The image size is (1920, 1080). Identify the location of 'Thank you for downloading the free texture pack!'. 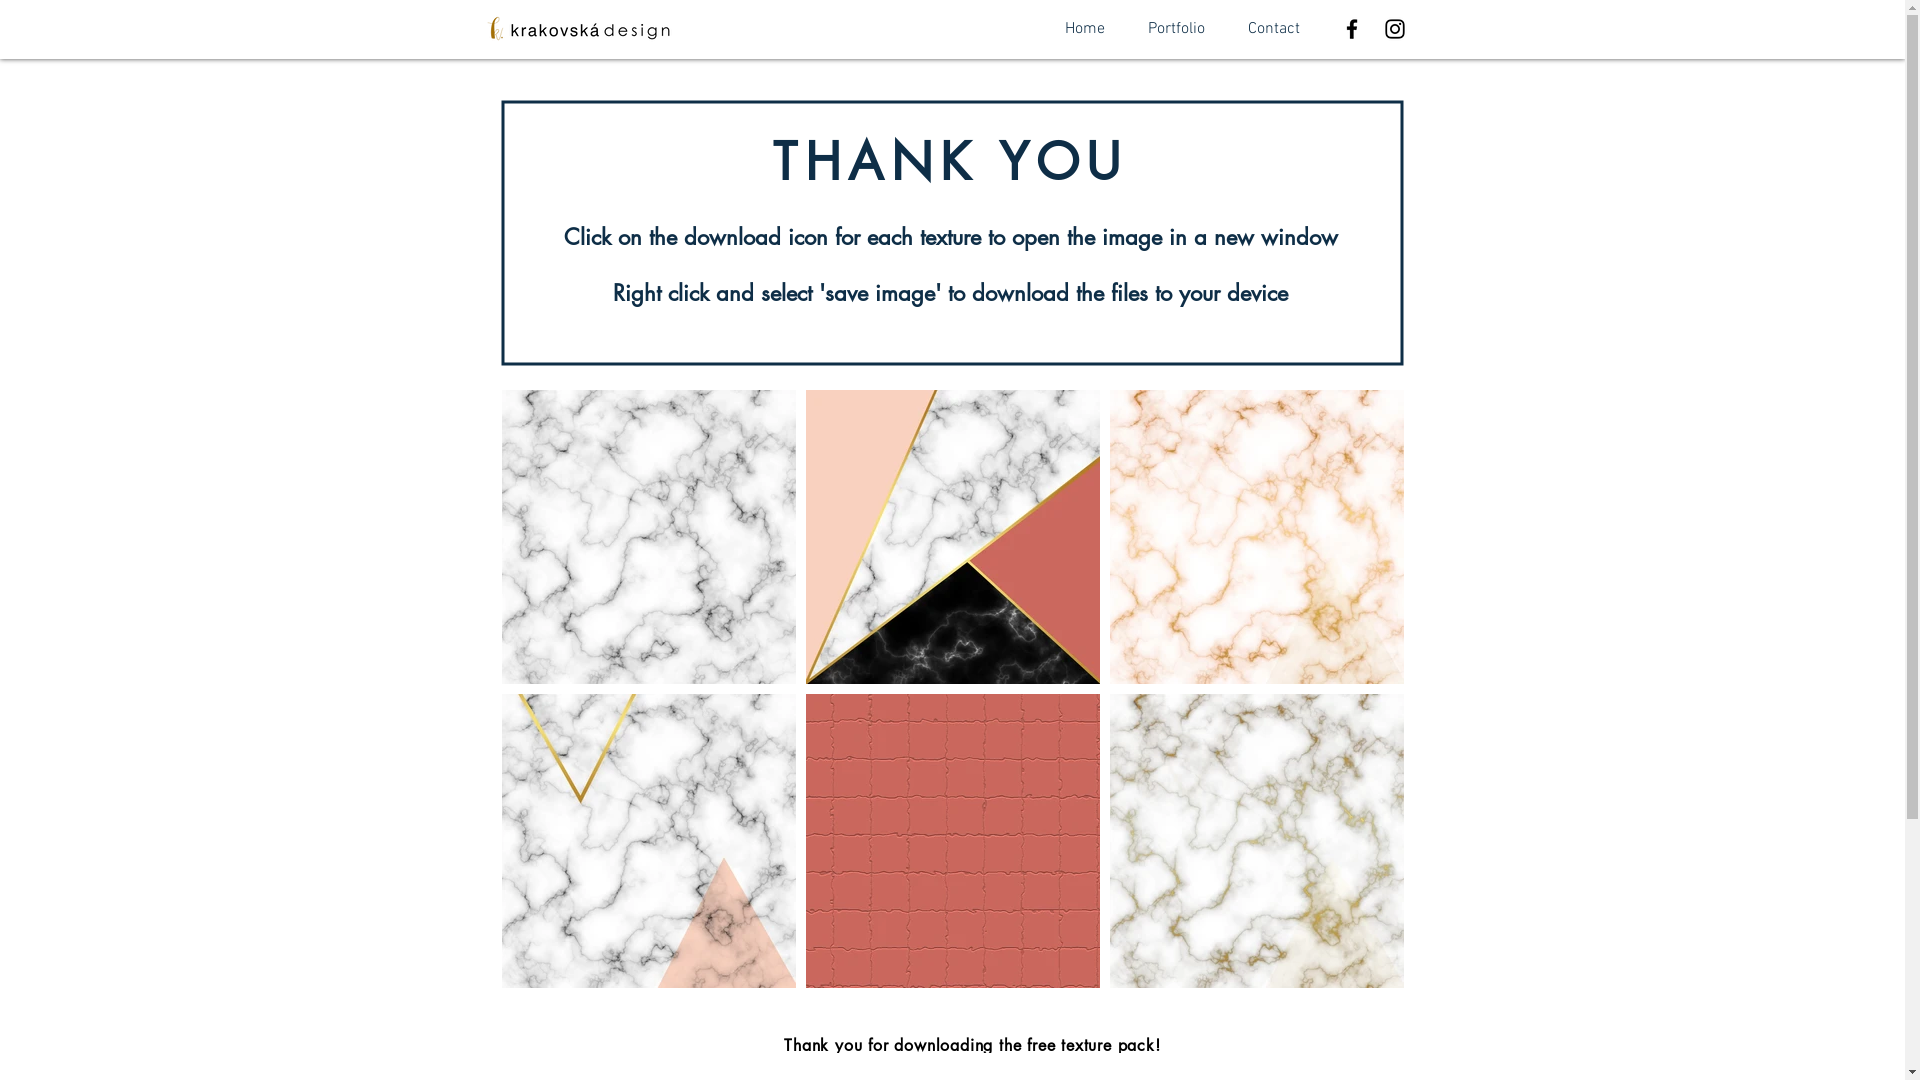
(971, 1044).